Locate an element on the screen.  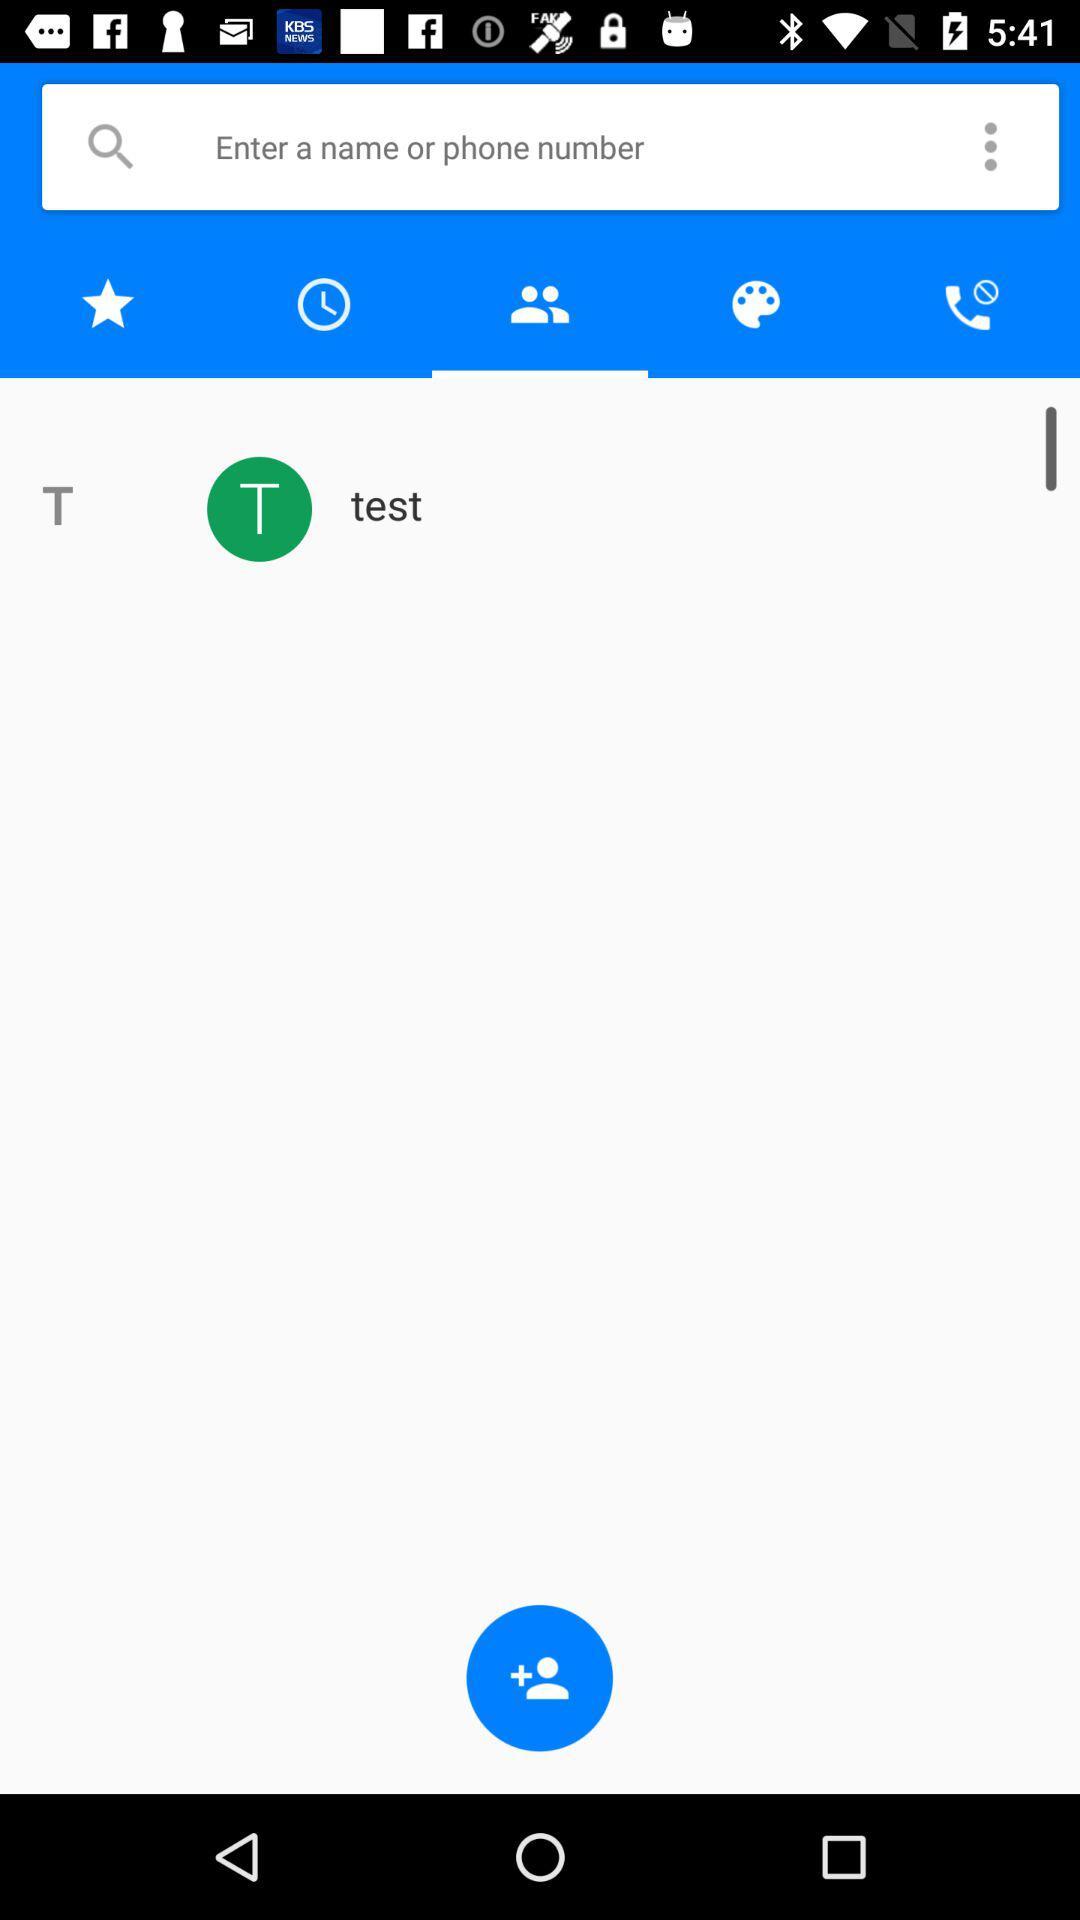
to favorites is located at coordinates (108, 303).